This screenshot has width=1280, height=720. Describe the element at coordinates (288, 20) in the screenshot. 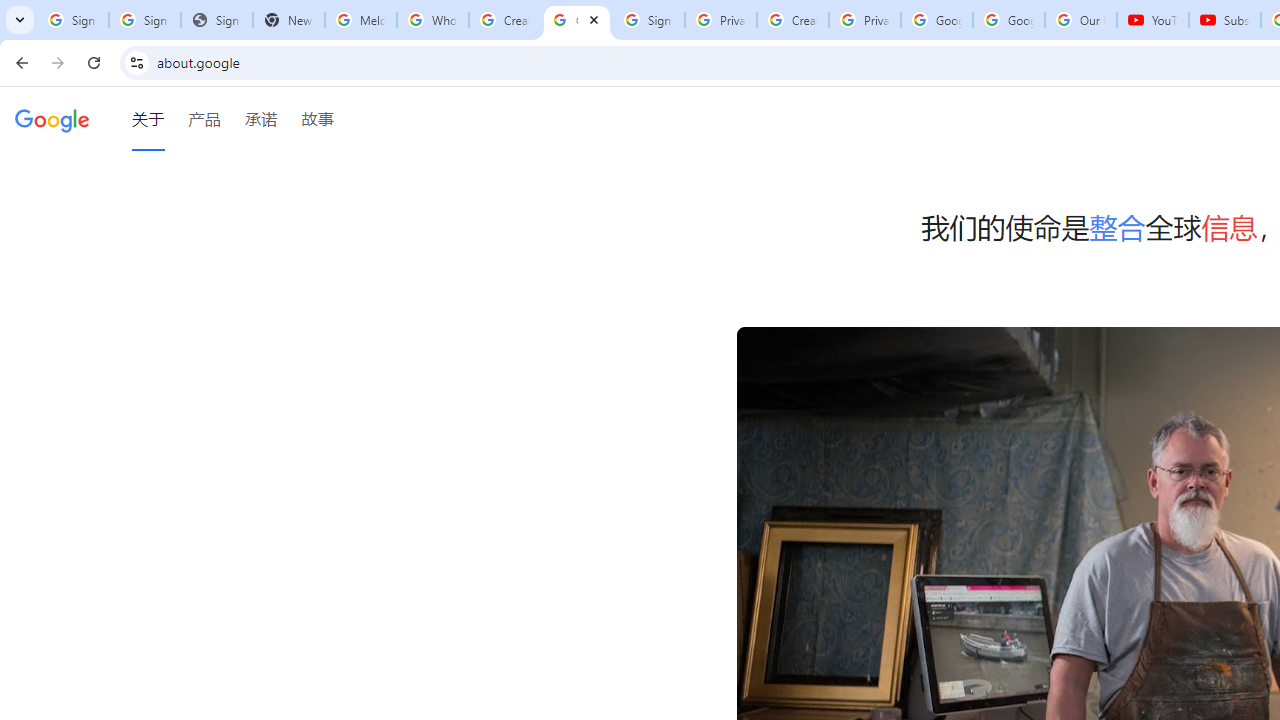

I see `'New Tab'` at that location.